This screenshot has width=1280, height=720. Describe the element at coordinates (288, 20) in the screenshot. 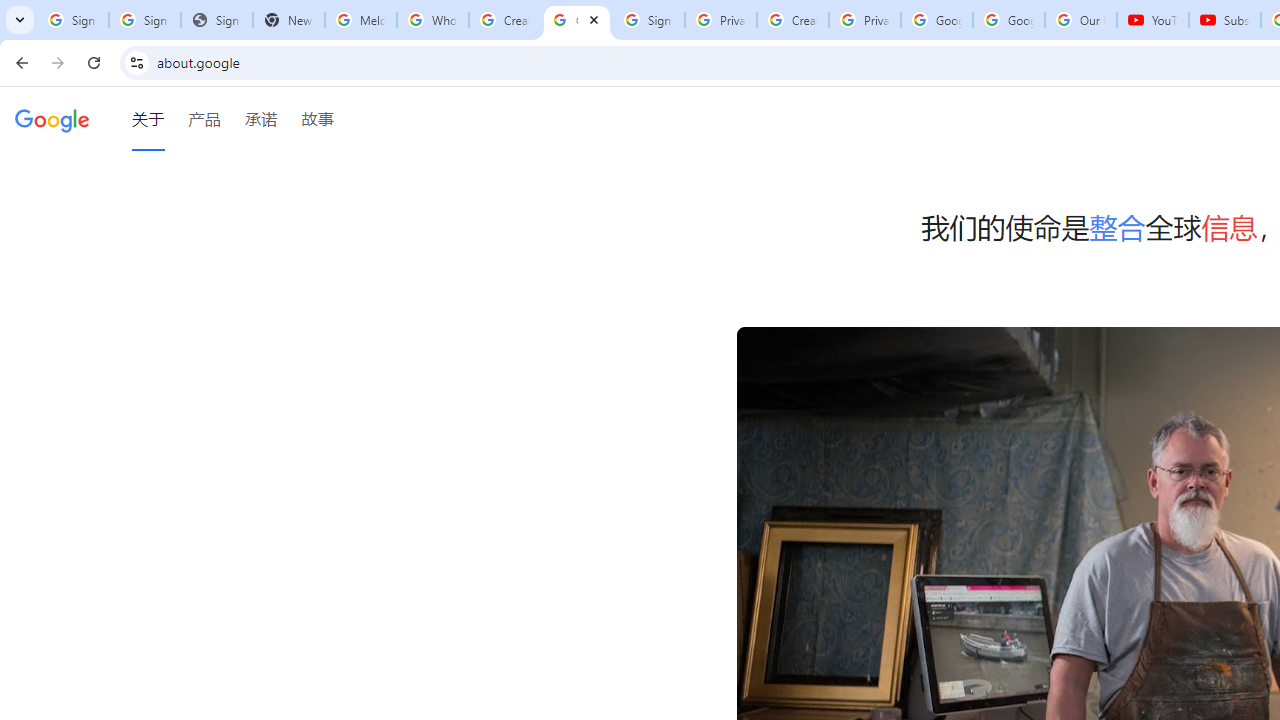

I see `'New Tab'` at that location.